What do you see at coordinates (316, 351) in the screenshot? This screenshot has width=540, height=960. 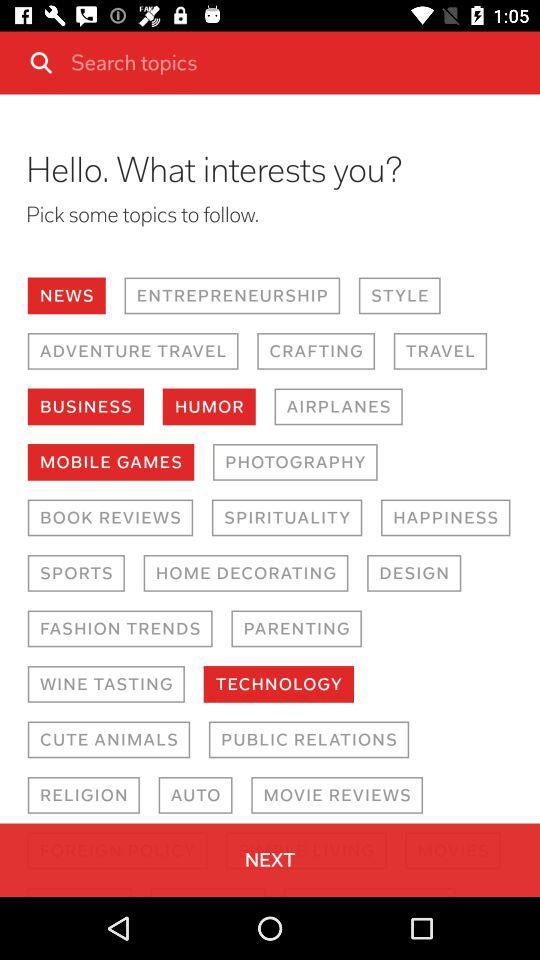 I see `the icon to the right of the adventure travel icon` at bounding box center [316, 351].